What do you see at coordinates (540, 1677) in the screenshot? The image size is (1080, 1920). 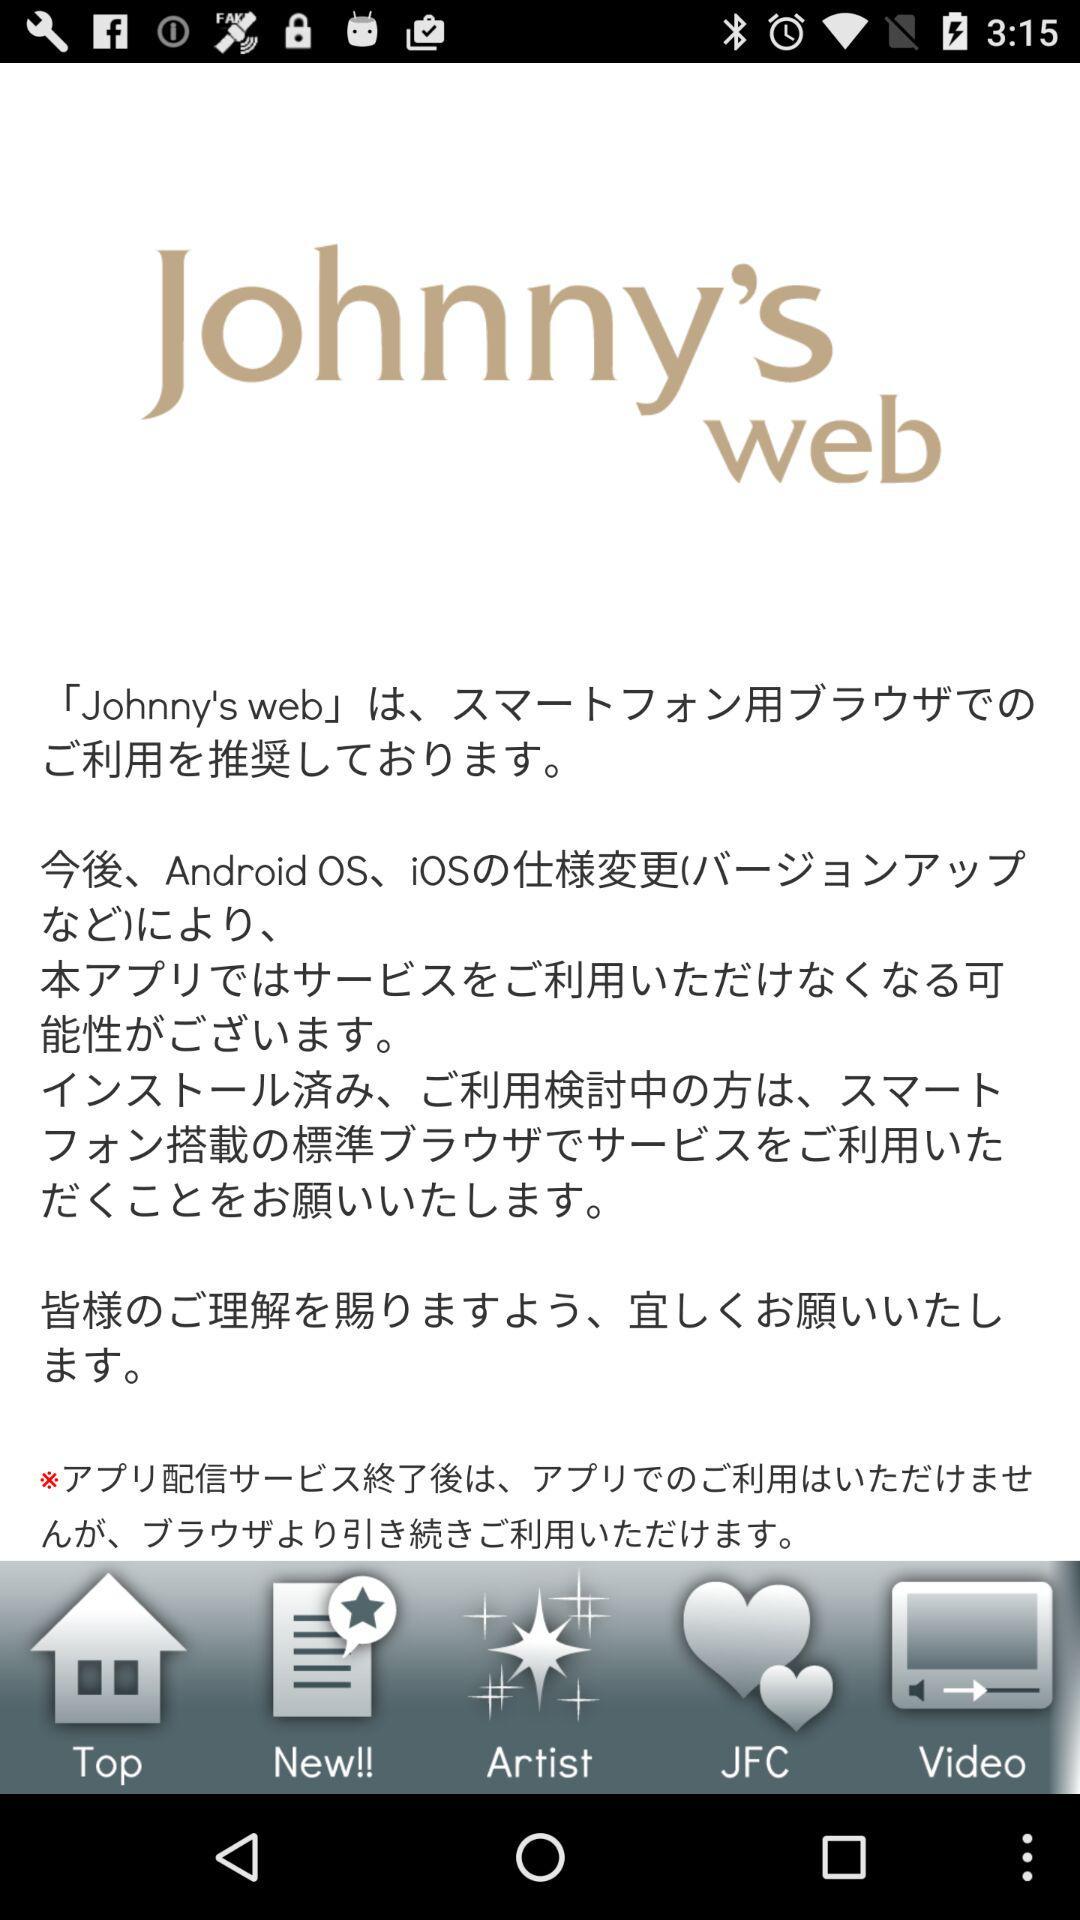 I see `search by artist` at bounding box center [540, 1677].